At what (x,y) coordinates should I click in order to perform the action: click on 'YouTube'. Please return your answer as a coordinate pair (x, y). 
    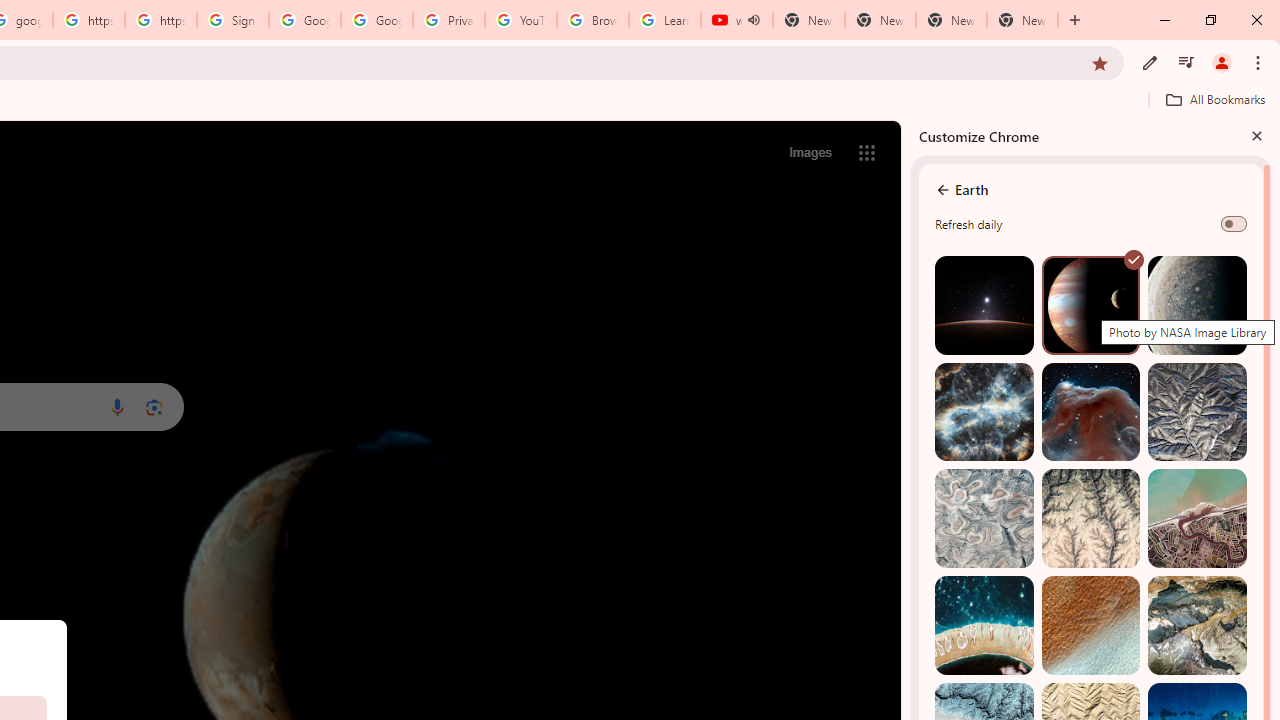
    Looking at the image, I should click on (520, 20).